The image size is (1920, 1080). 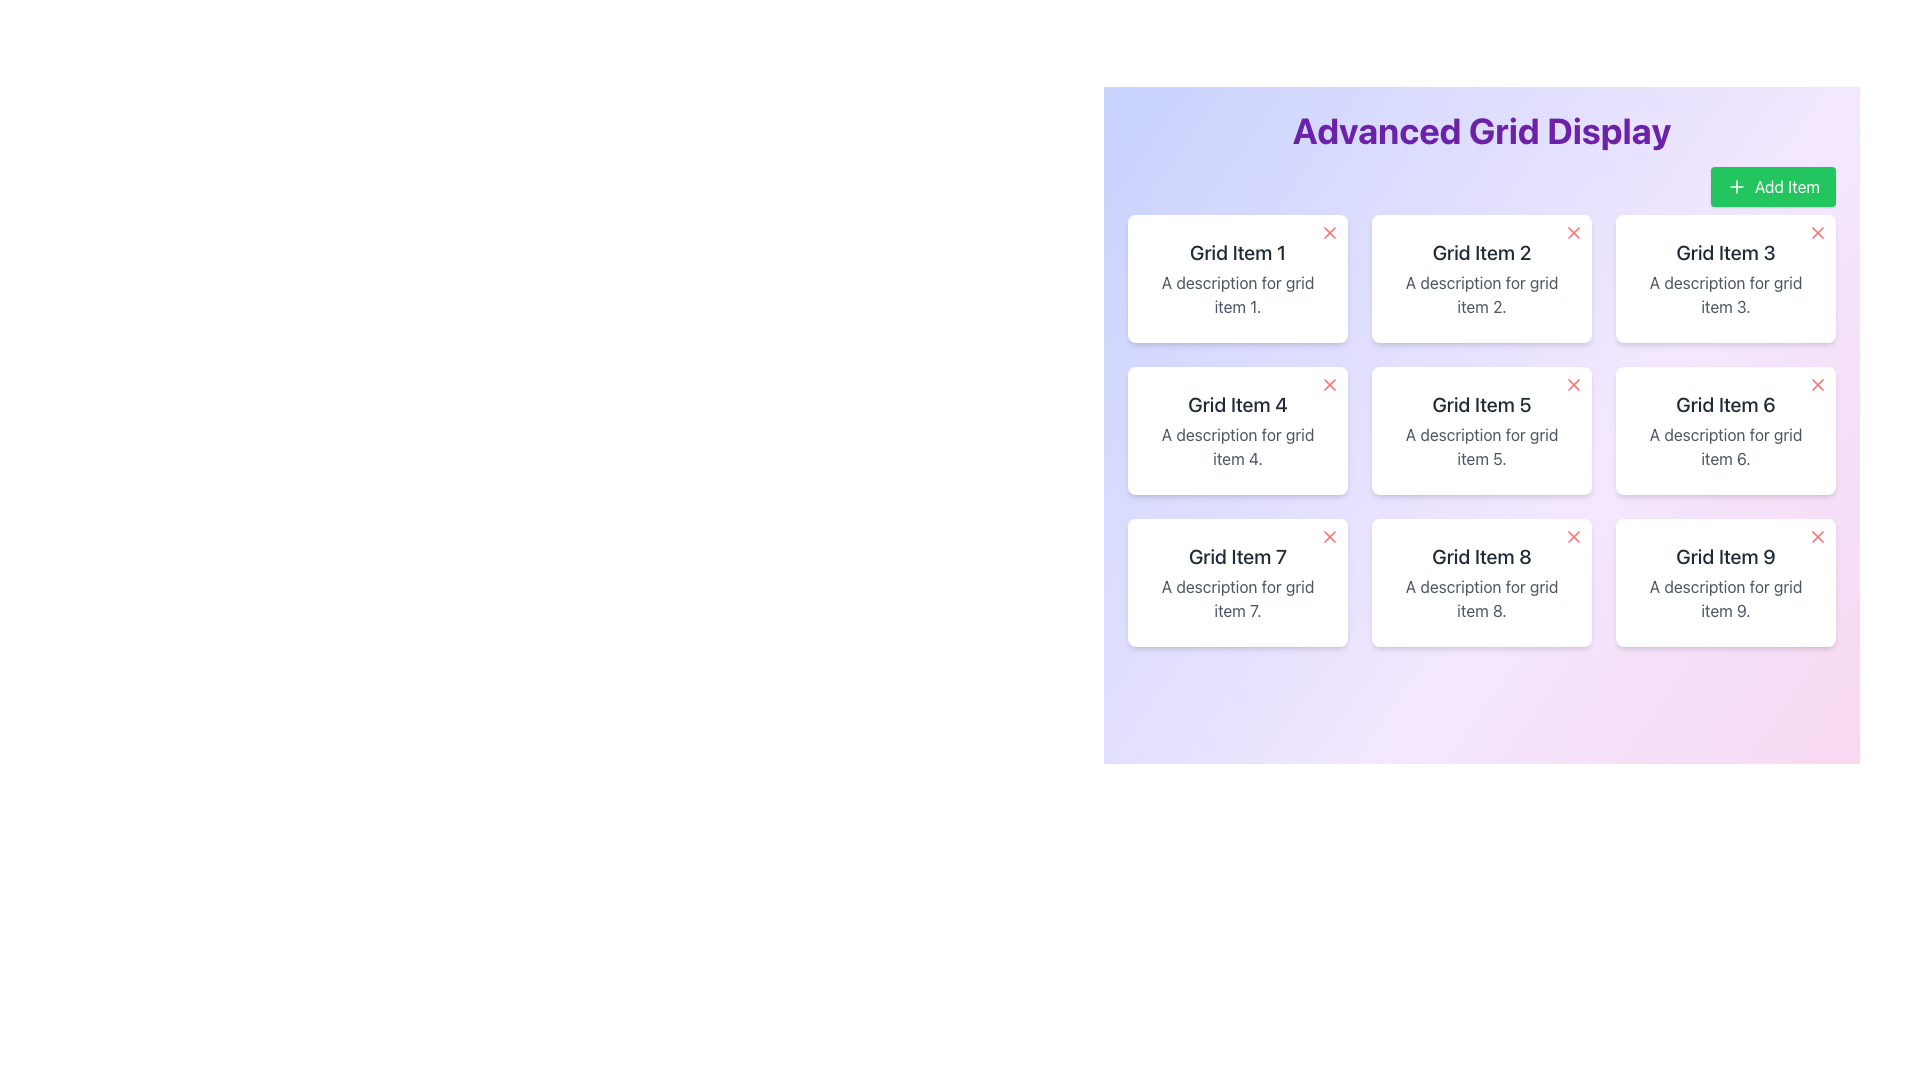 What do you see at coordinates (1482, 252) in the screenshot?
I see `the text label located at the top-center of the second card in the first row of the grid layout, which identifies the content associated with this card` at bounding box center [1482, 252].